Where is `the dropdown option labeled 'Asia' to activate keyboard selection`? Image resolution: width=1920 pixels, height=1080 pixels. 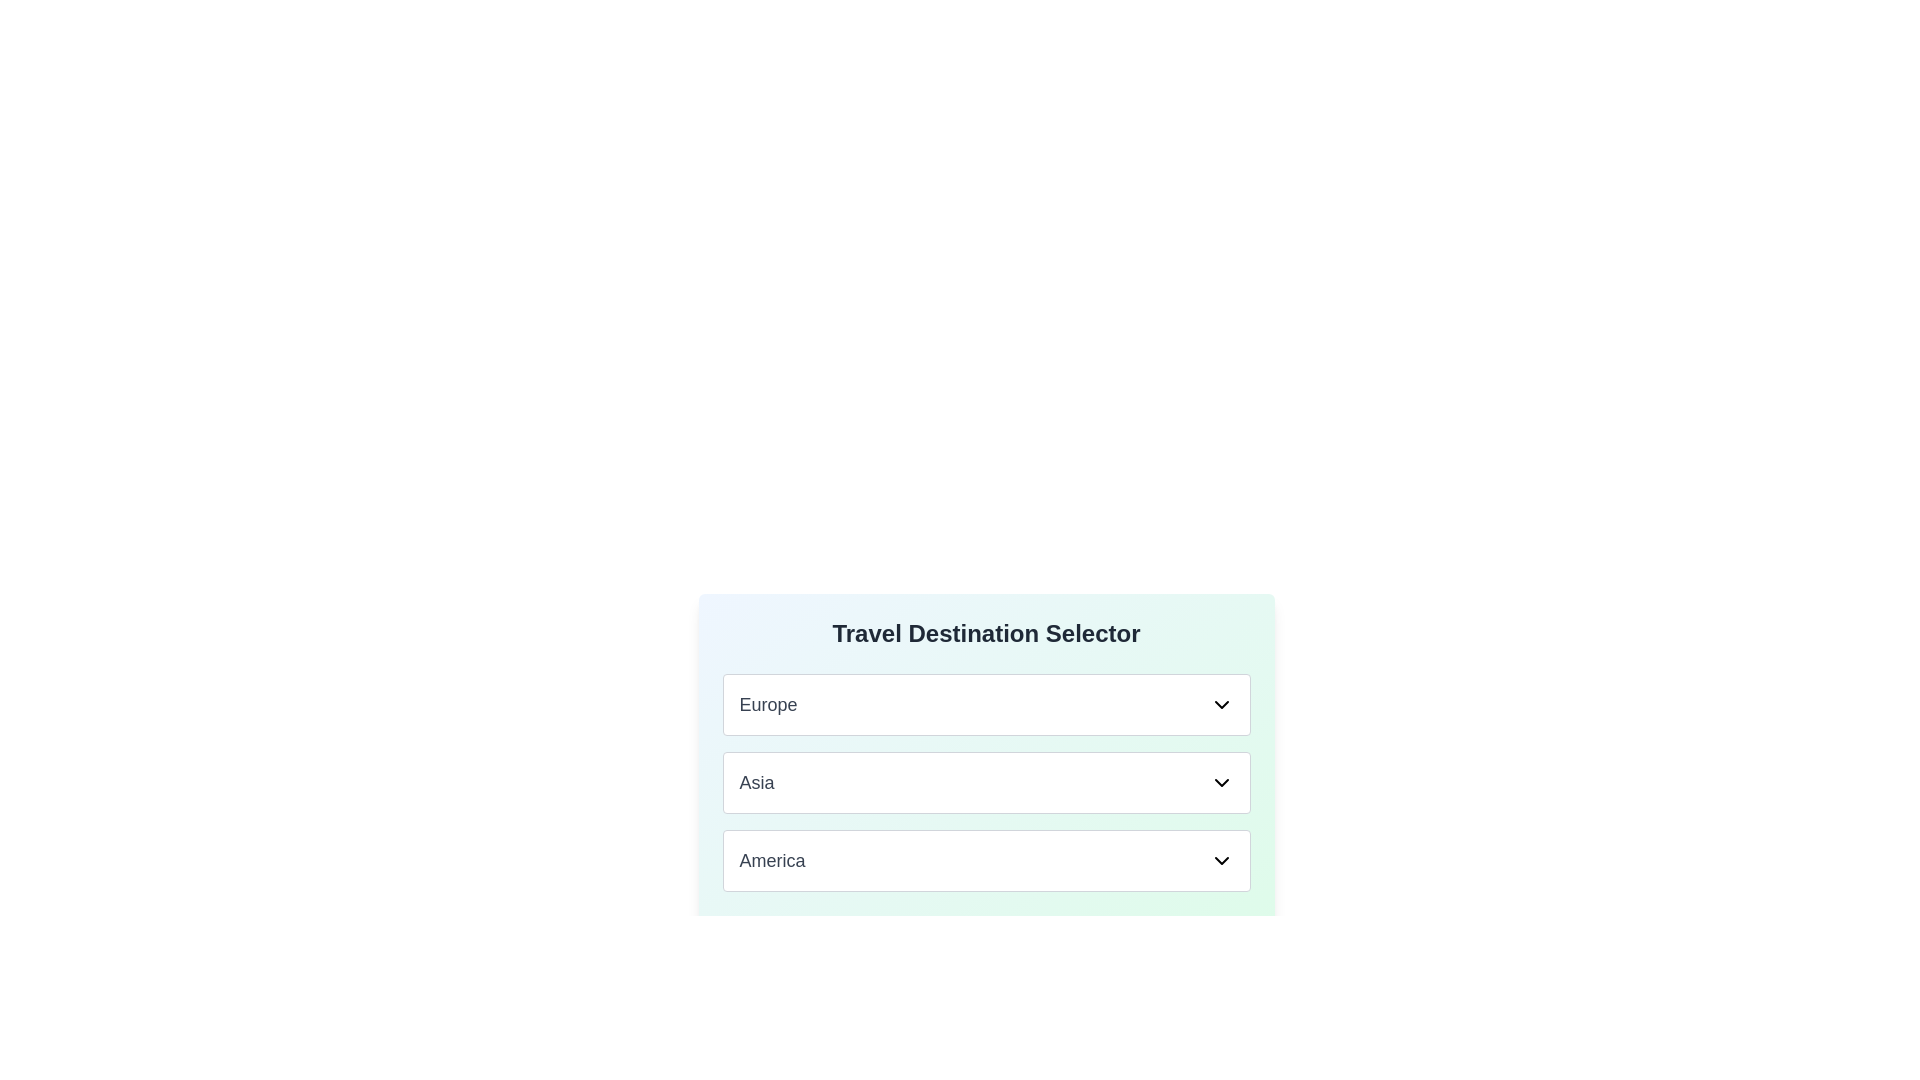 the dropdown option labeled 'Asia' to activate keyboard selection is located at coordinates (986, 782).